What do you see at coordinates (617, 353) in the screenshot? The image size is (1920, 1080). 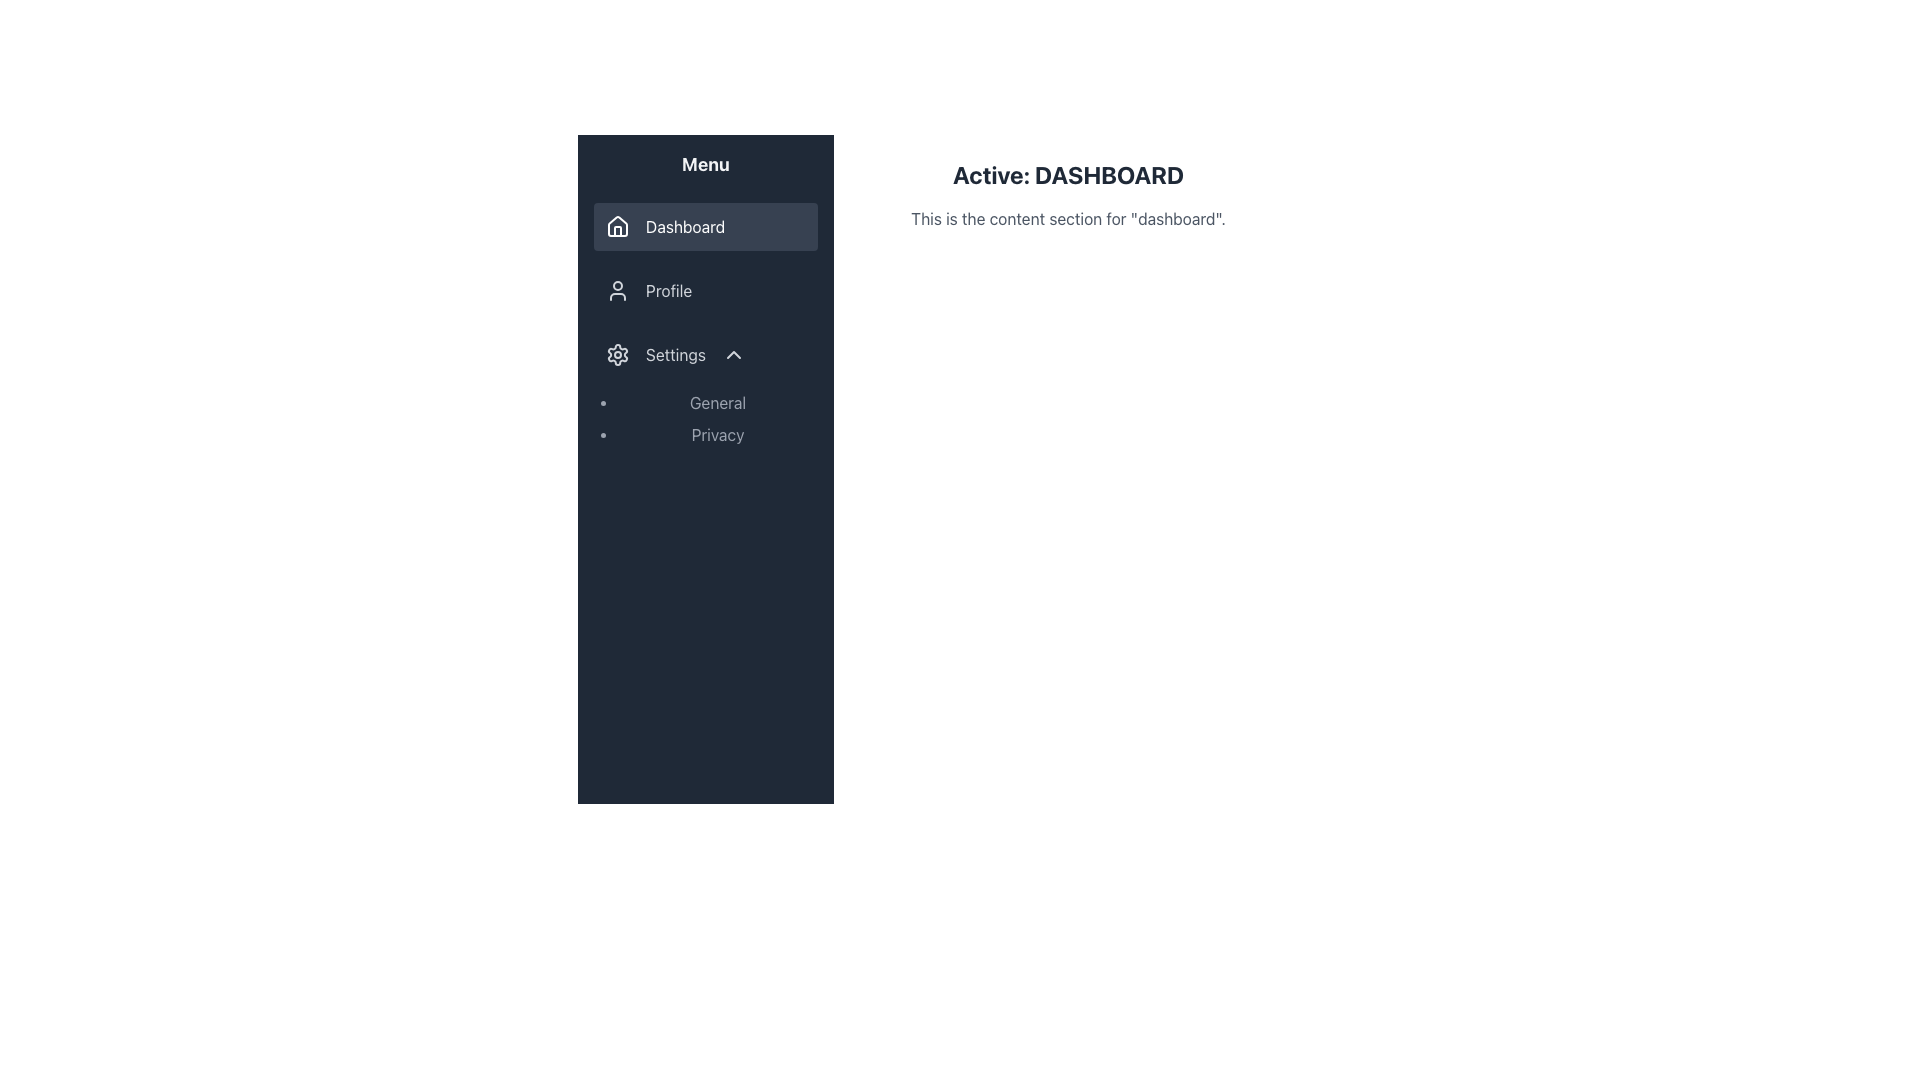 I see `the 'Settings' icon in the left-side navigation menu to interact with its associated menu` at bounding box center [617, 353].